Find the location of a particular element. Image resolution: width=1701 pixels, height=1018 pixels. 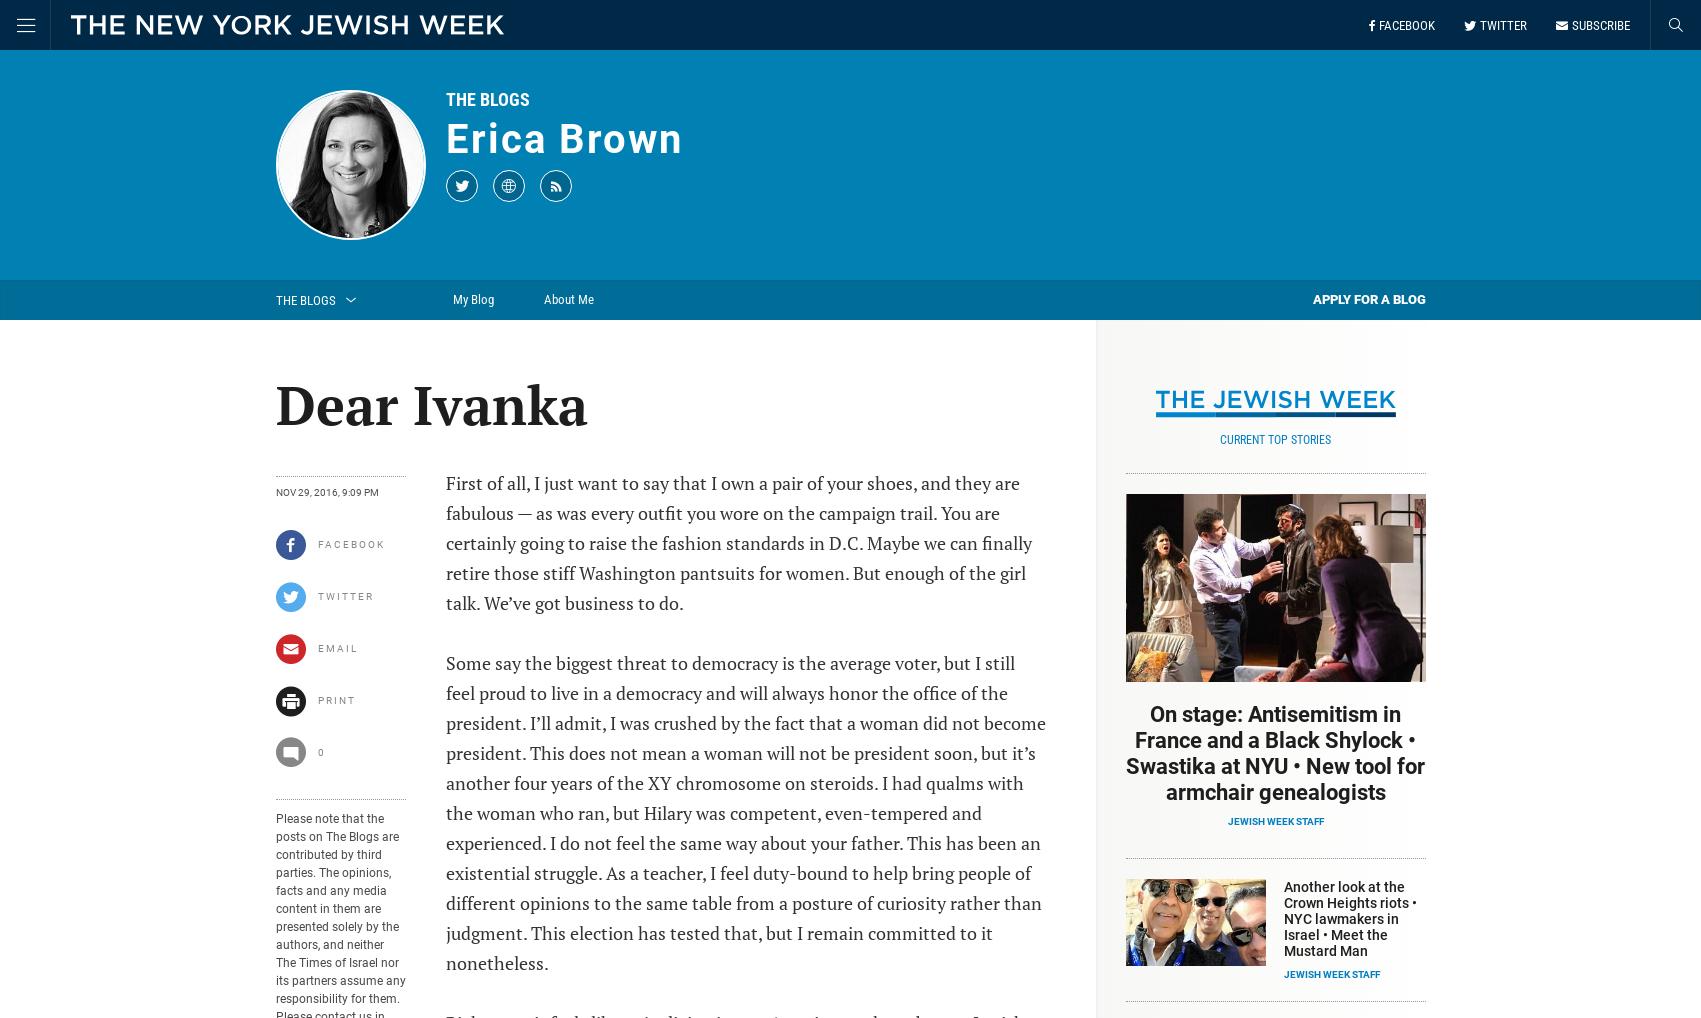

'Nov 29, 2016, 9:09 PM' is located at coordinates (275, 492).